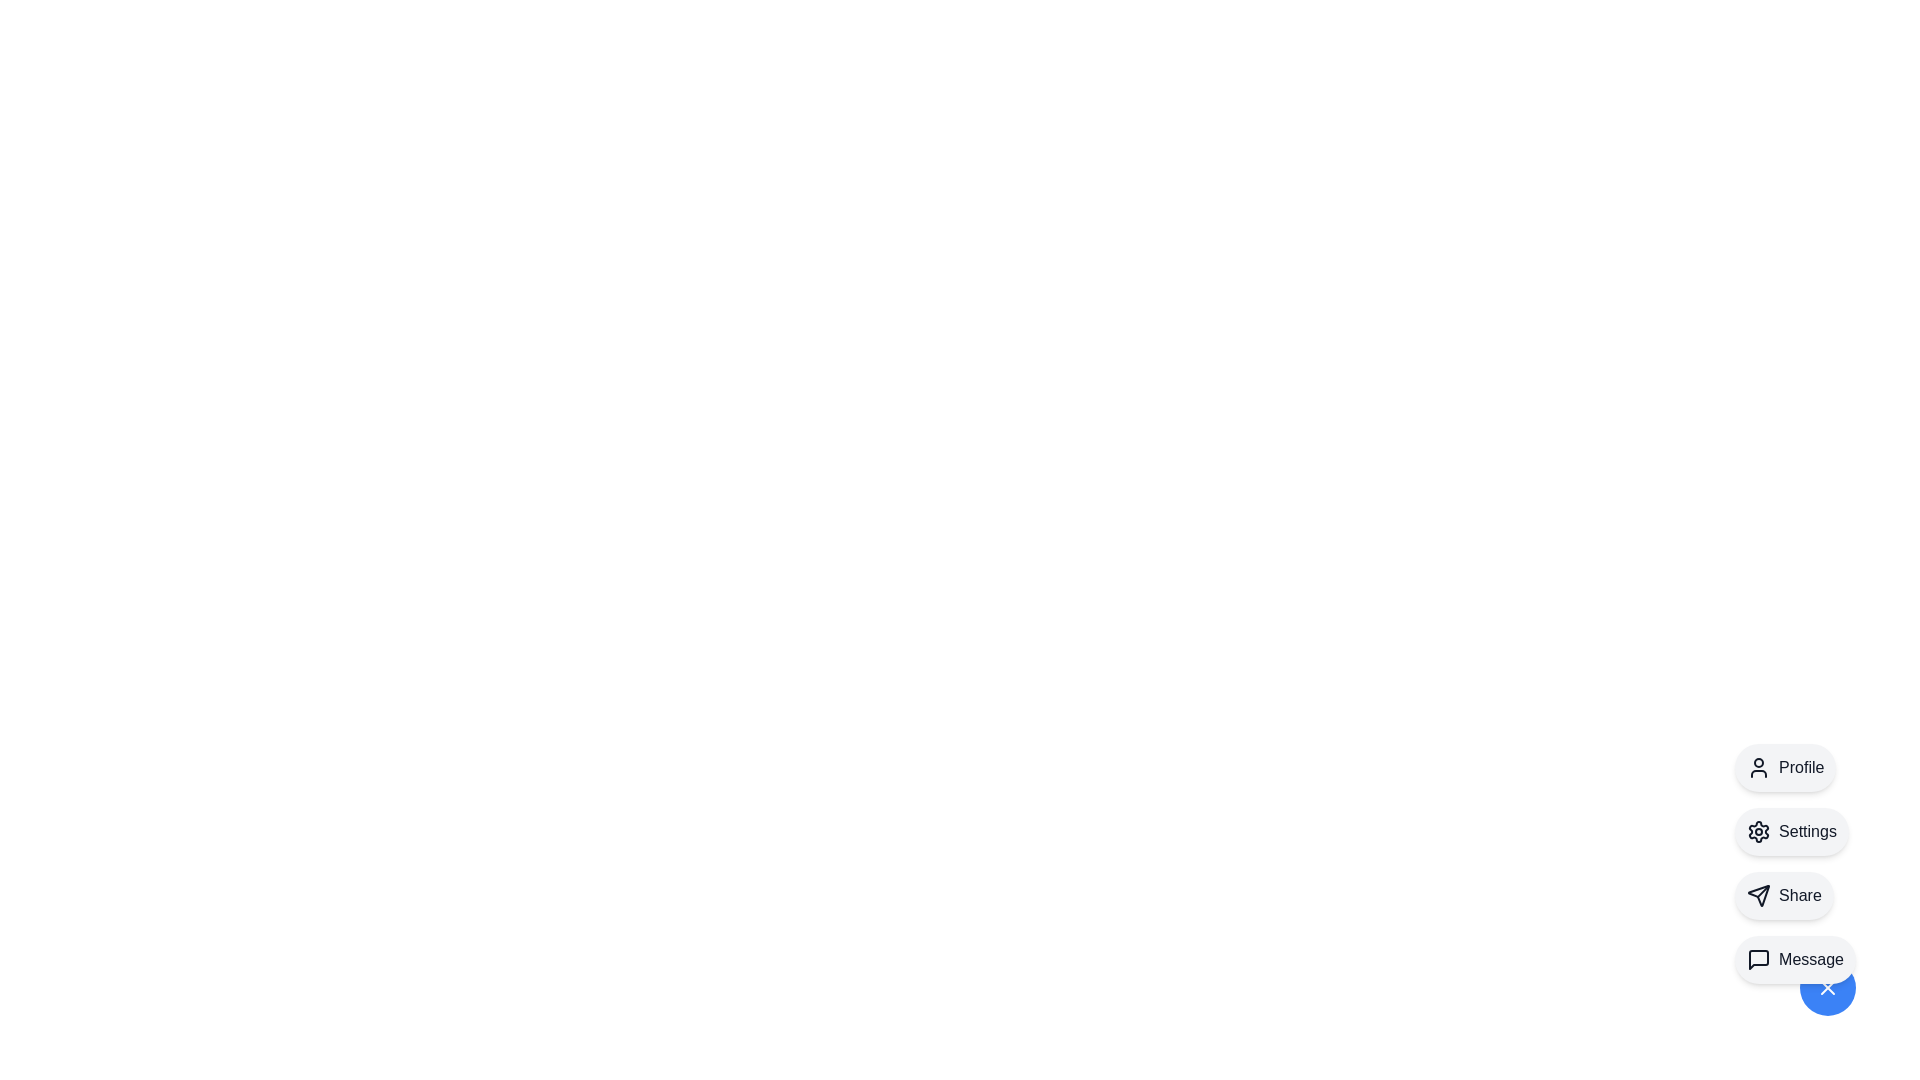  Describe the element at coordinates (1791, 832) in the screenshot. I see `the Settings option from the speed dial` at that location.